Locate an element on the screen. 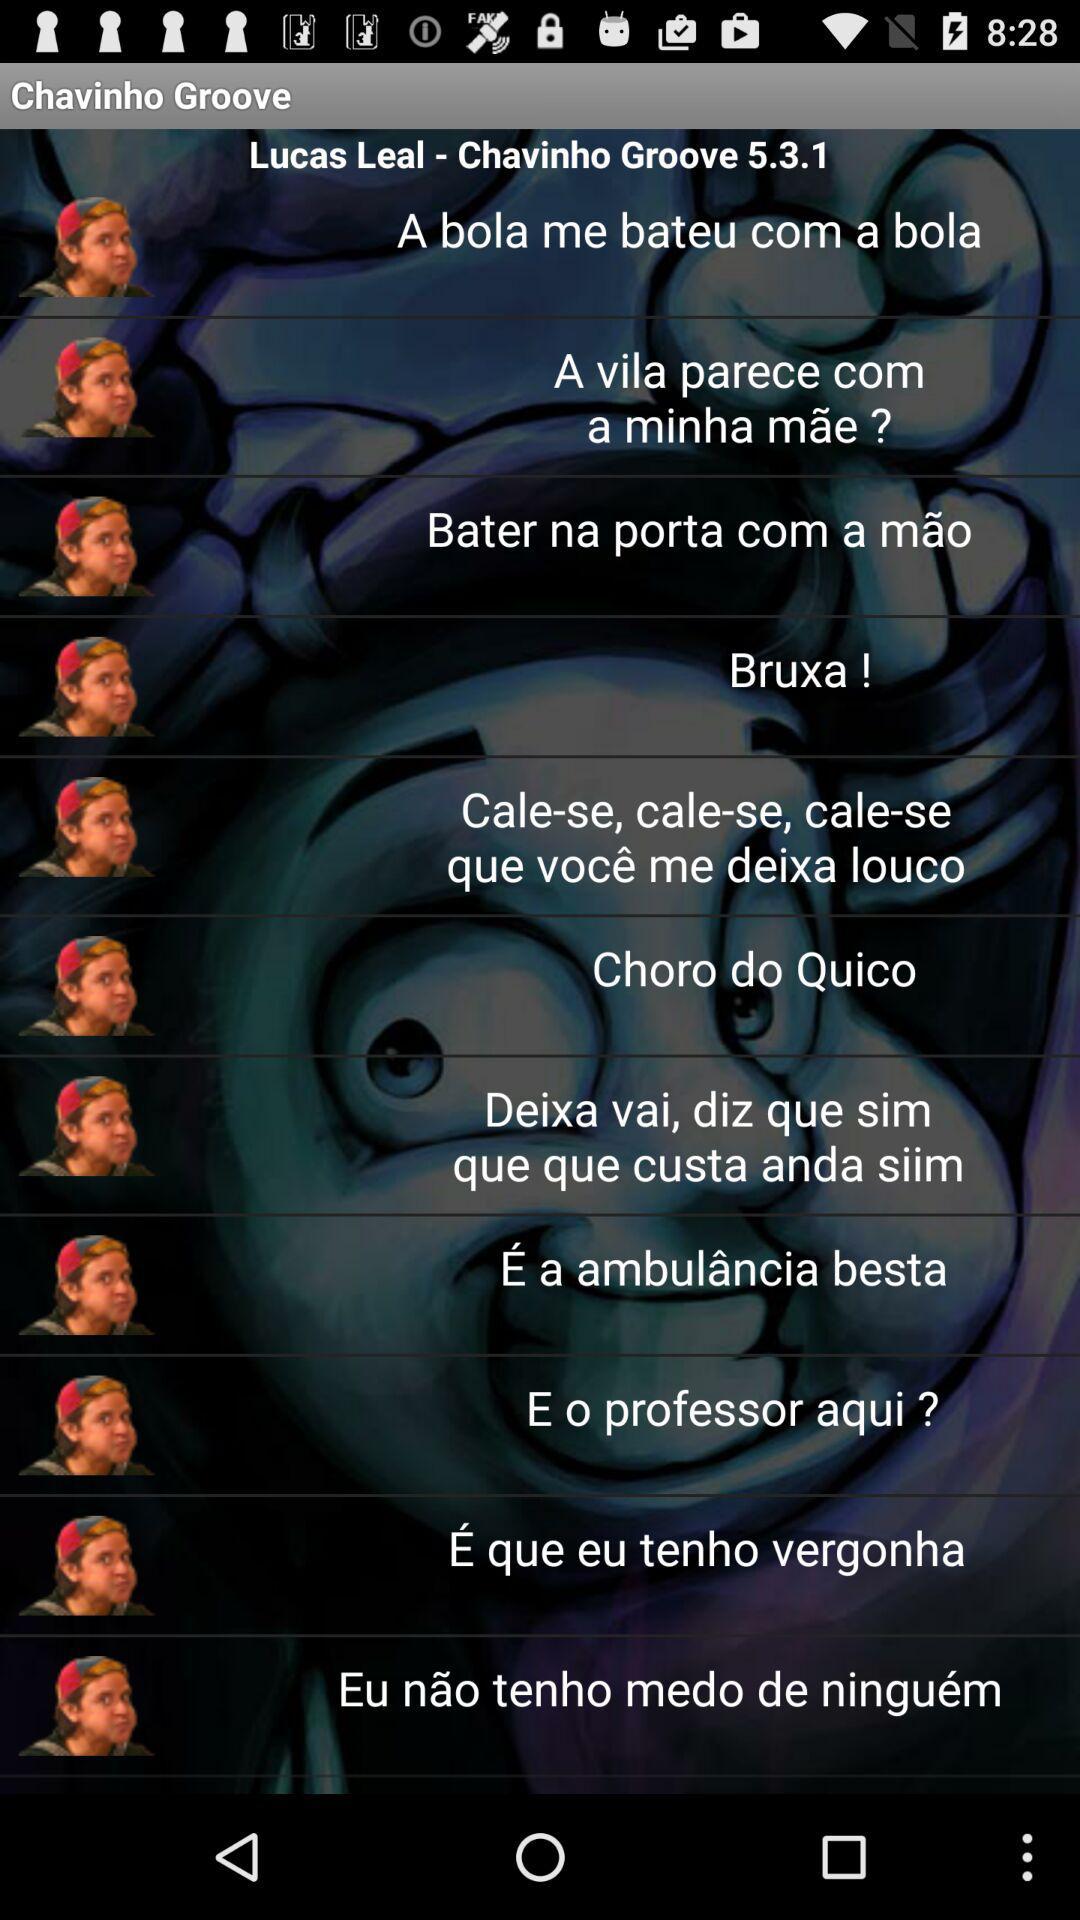 This screenshot has height=1920, width=1080. last but two image is located at coordinates (86, 1424).